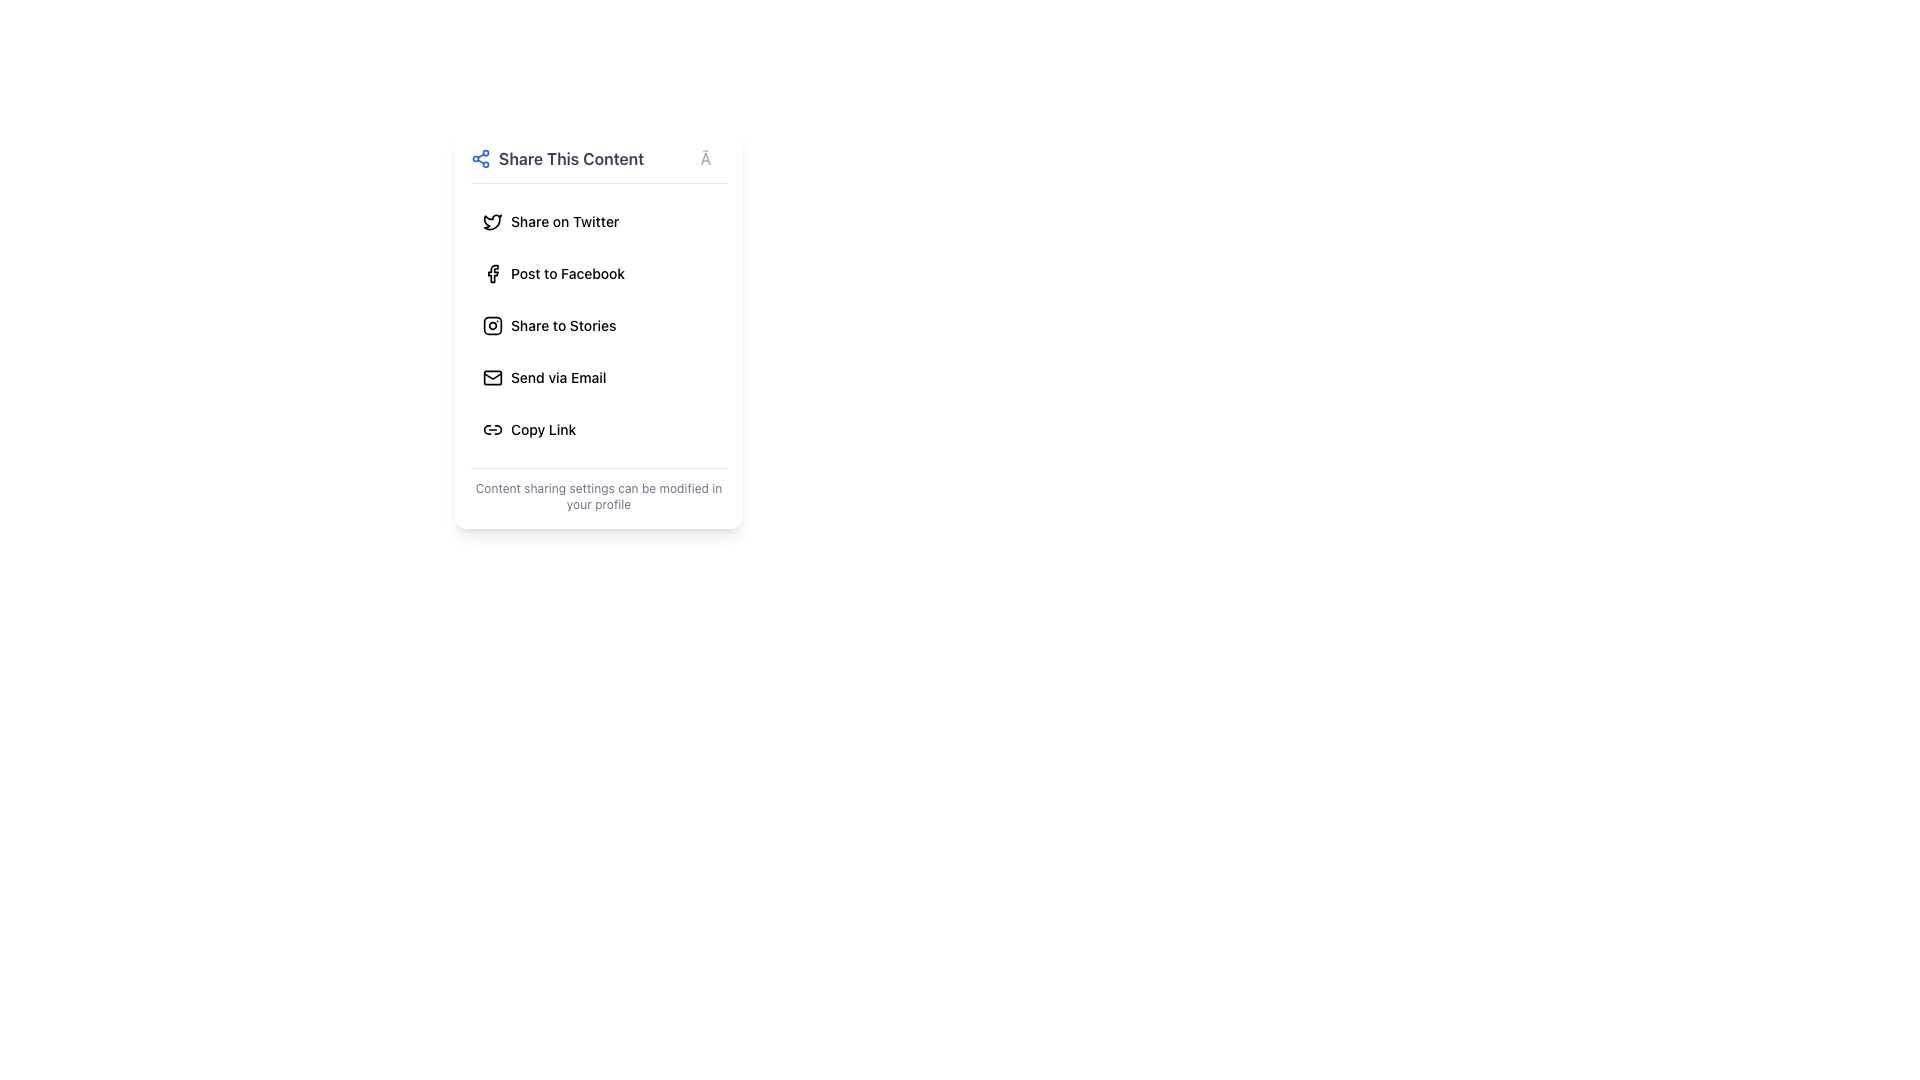 The width and height of the screenshot is (1920, 1080). What do you see at coordinates (713, 157) in the screenshot?
I see `the close button located in the top-right corner of the 'Share This Content' section` at bounding box center [713, 157].